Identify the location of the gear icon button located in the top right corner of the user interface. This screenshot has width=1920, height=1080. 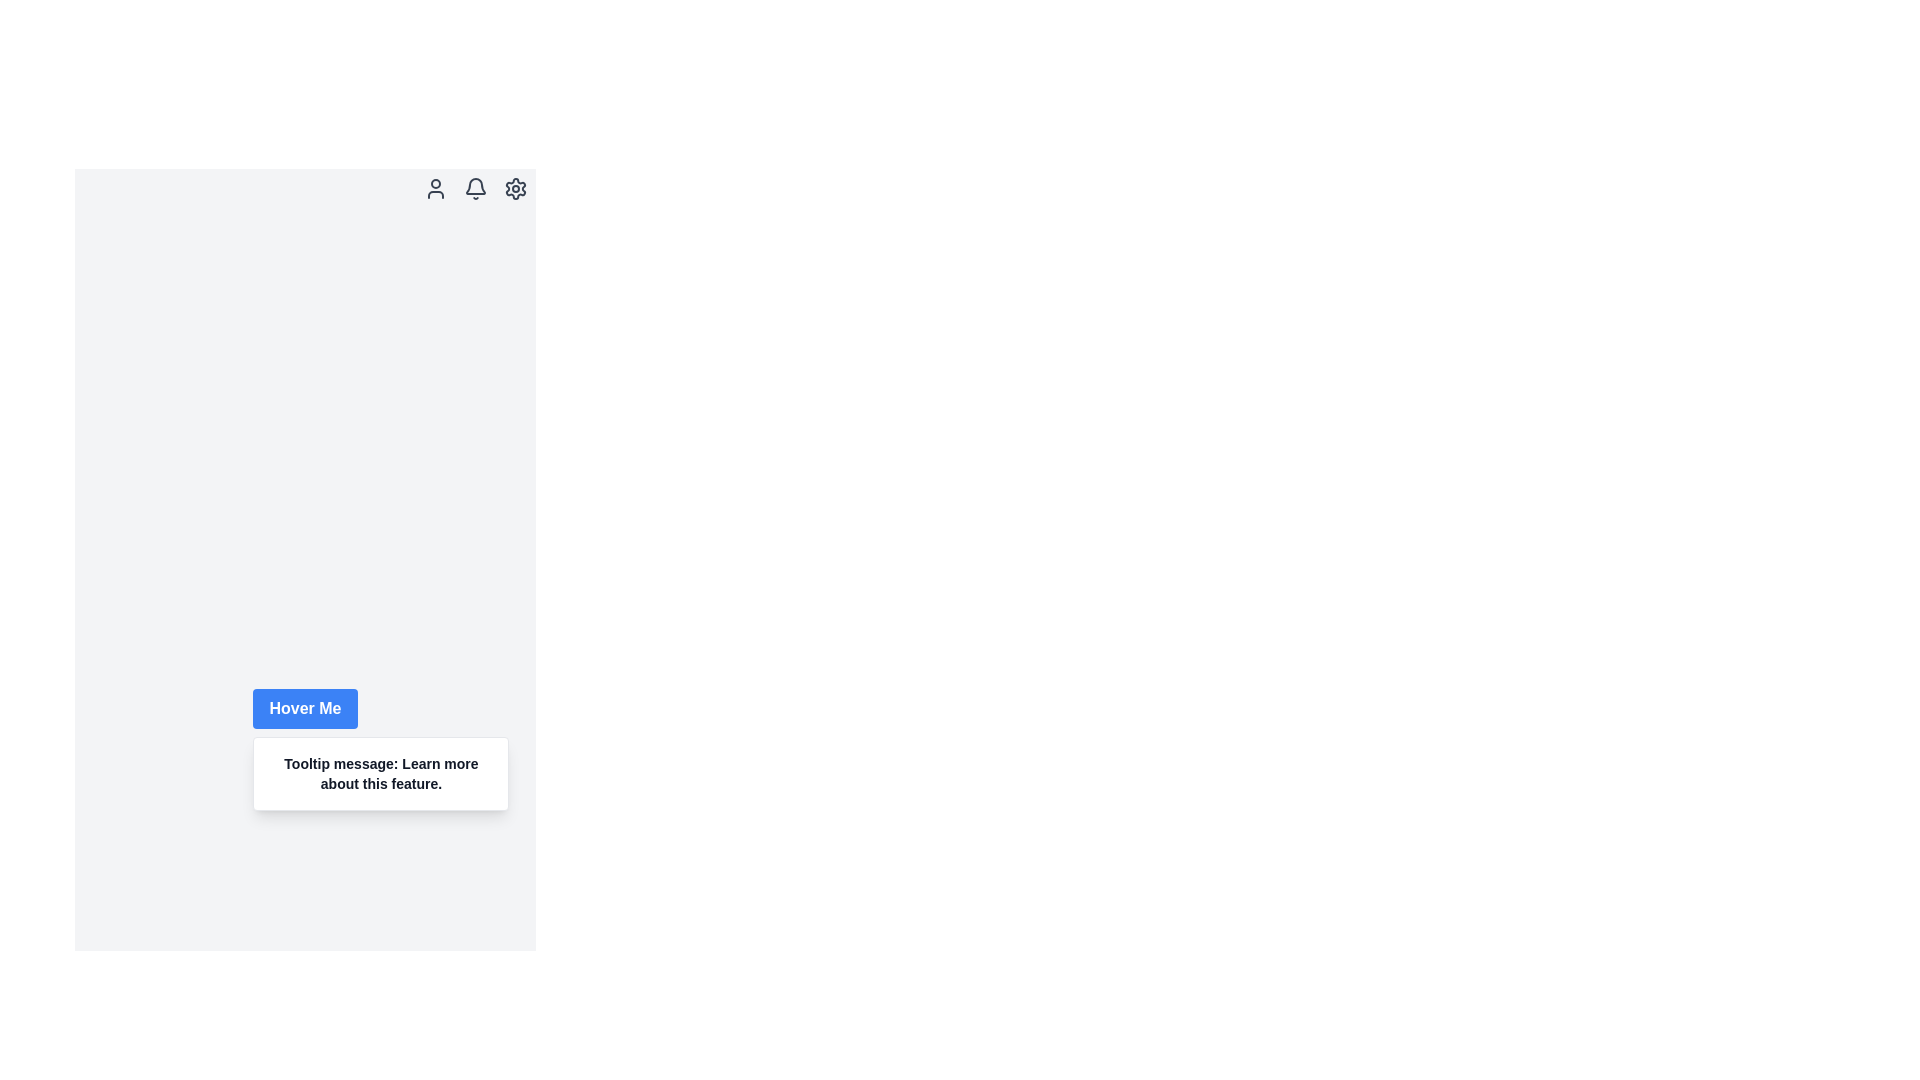
(515, 189).